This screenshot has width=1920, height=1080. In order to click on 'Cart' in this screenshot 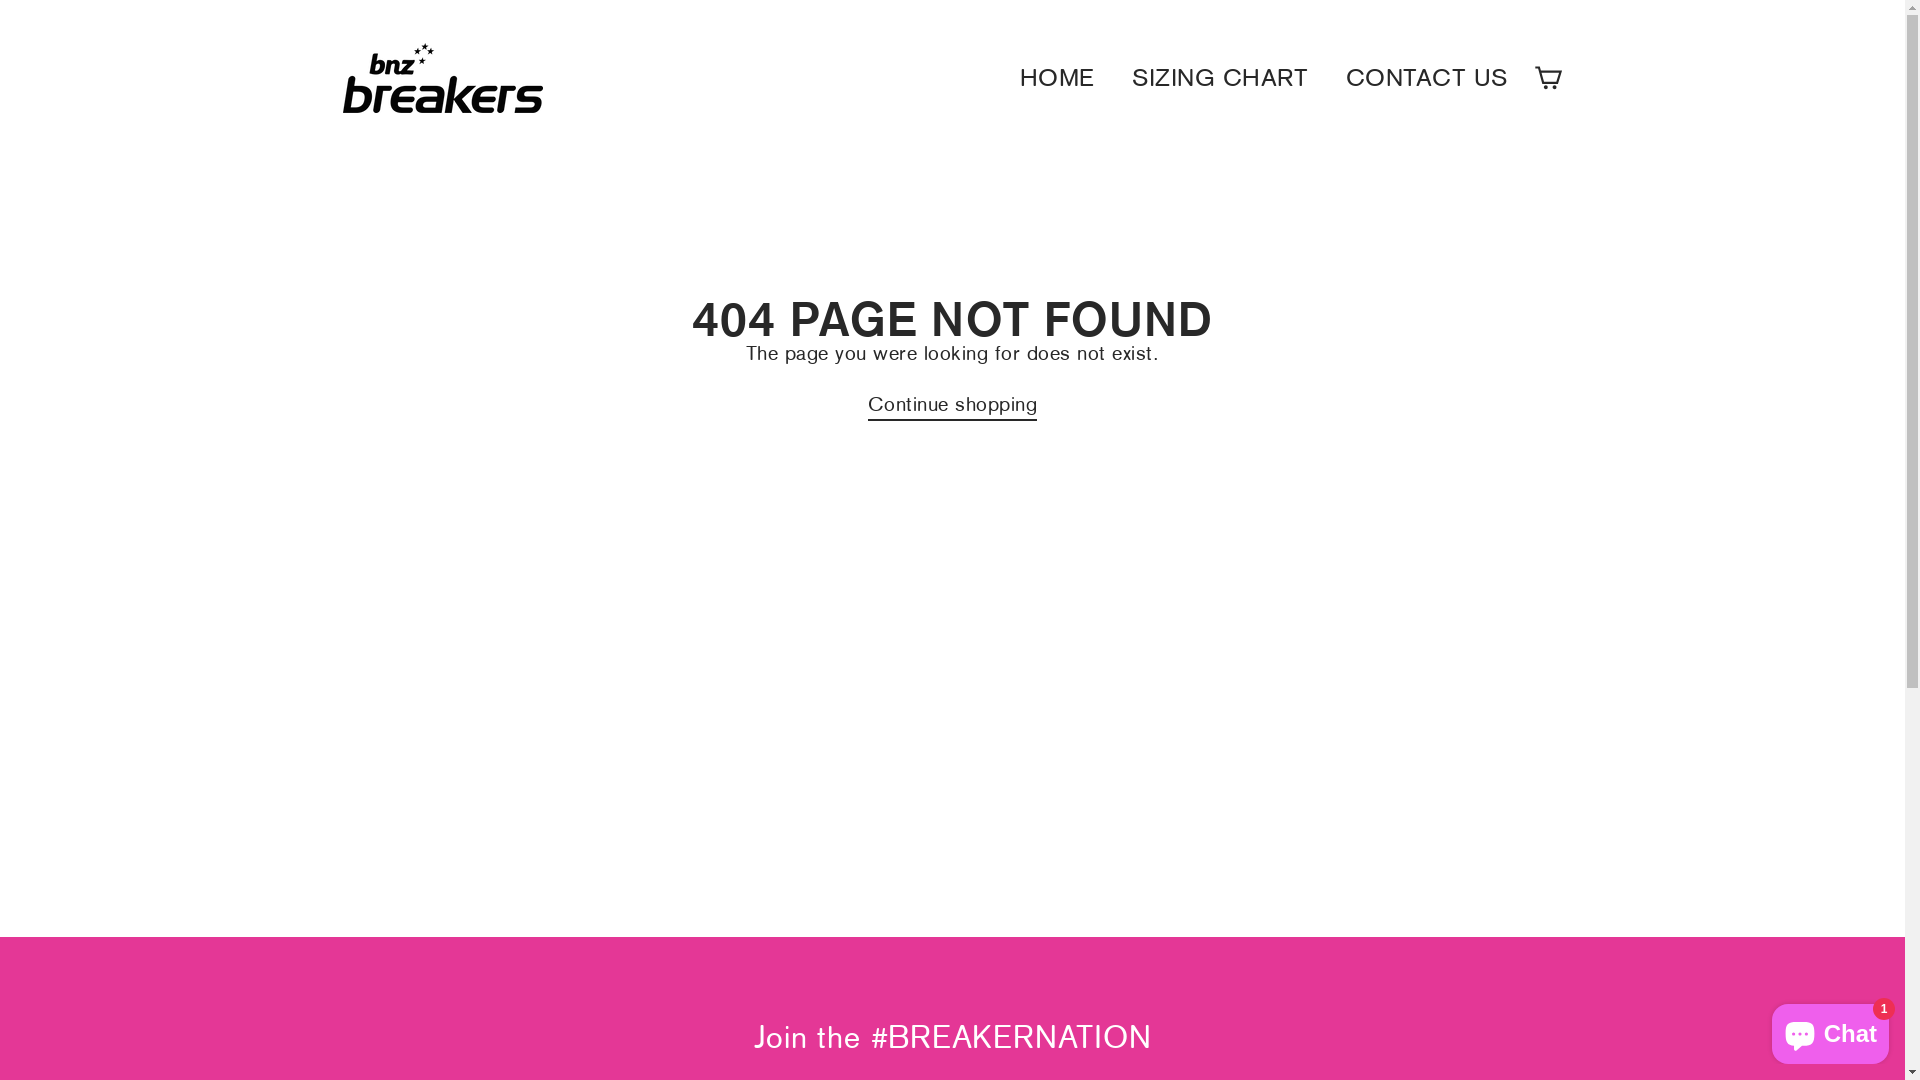, I will do `click(1547, 77)`.